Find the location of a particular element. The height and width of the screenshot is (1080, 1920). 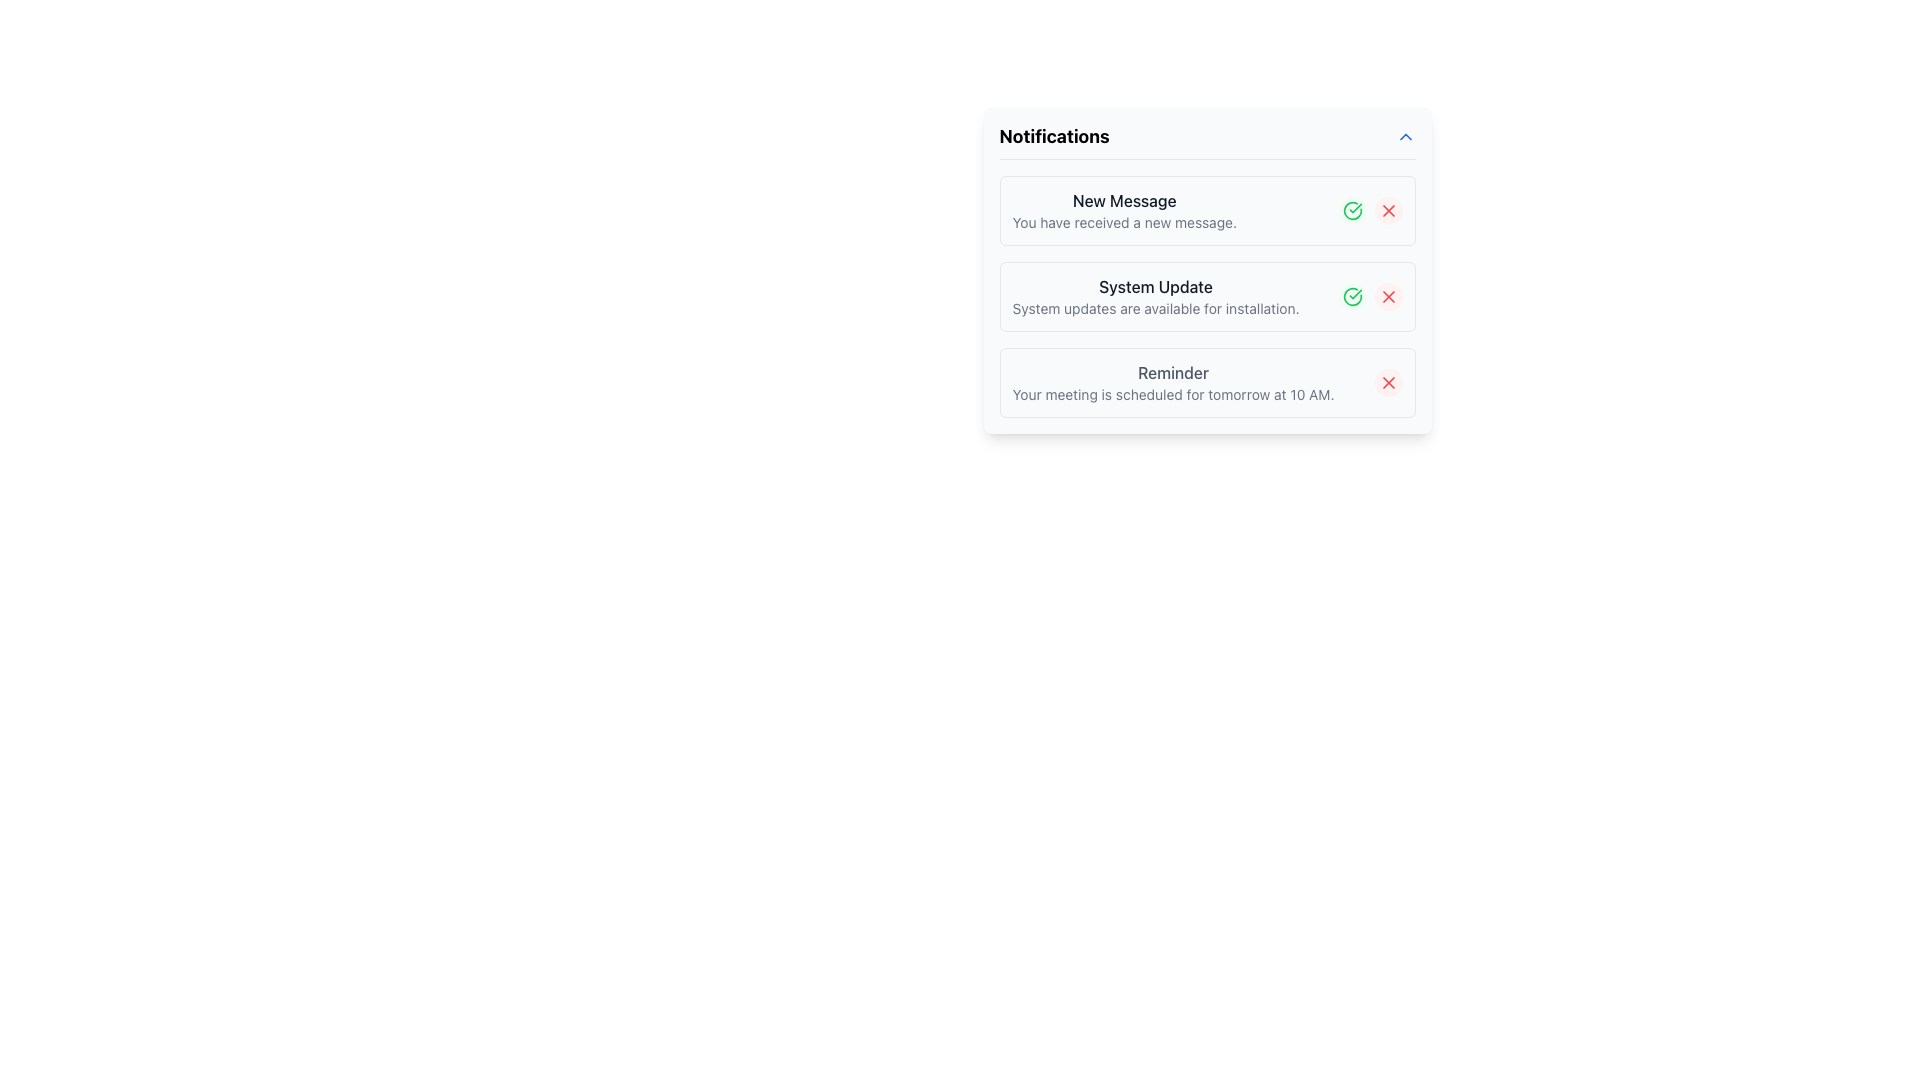

the small red 'X' icon is located at coordinates (1387, 211).